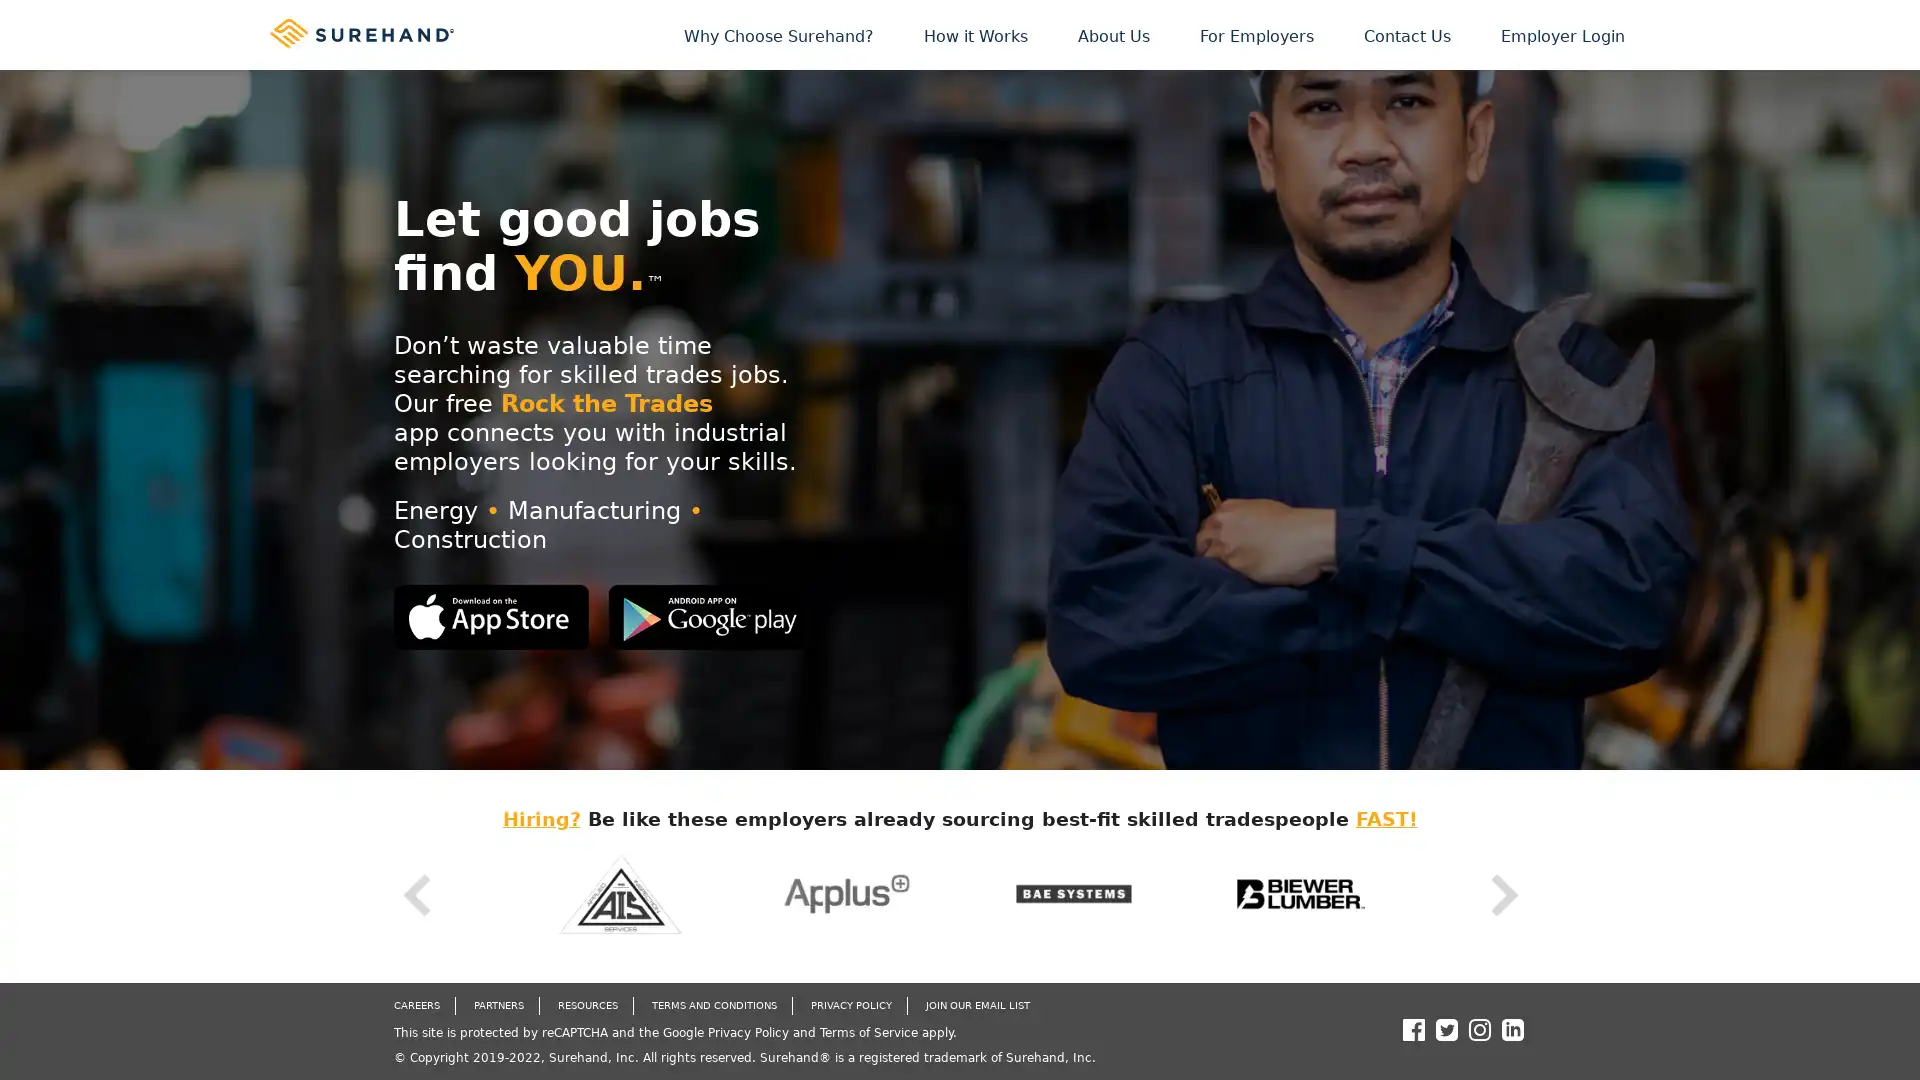  What do you see at coordinates (414, 894) in the screenshot?
I see `Previous` at bounding box center [414, 894].